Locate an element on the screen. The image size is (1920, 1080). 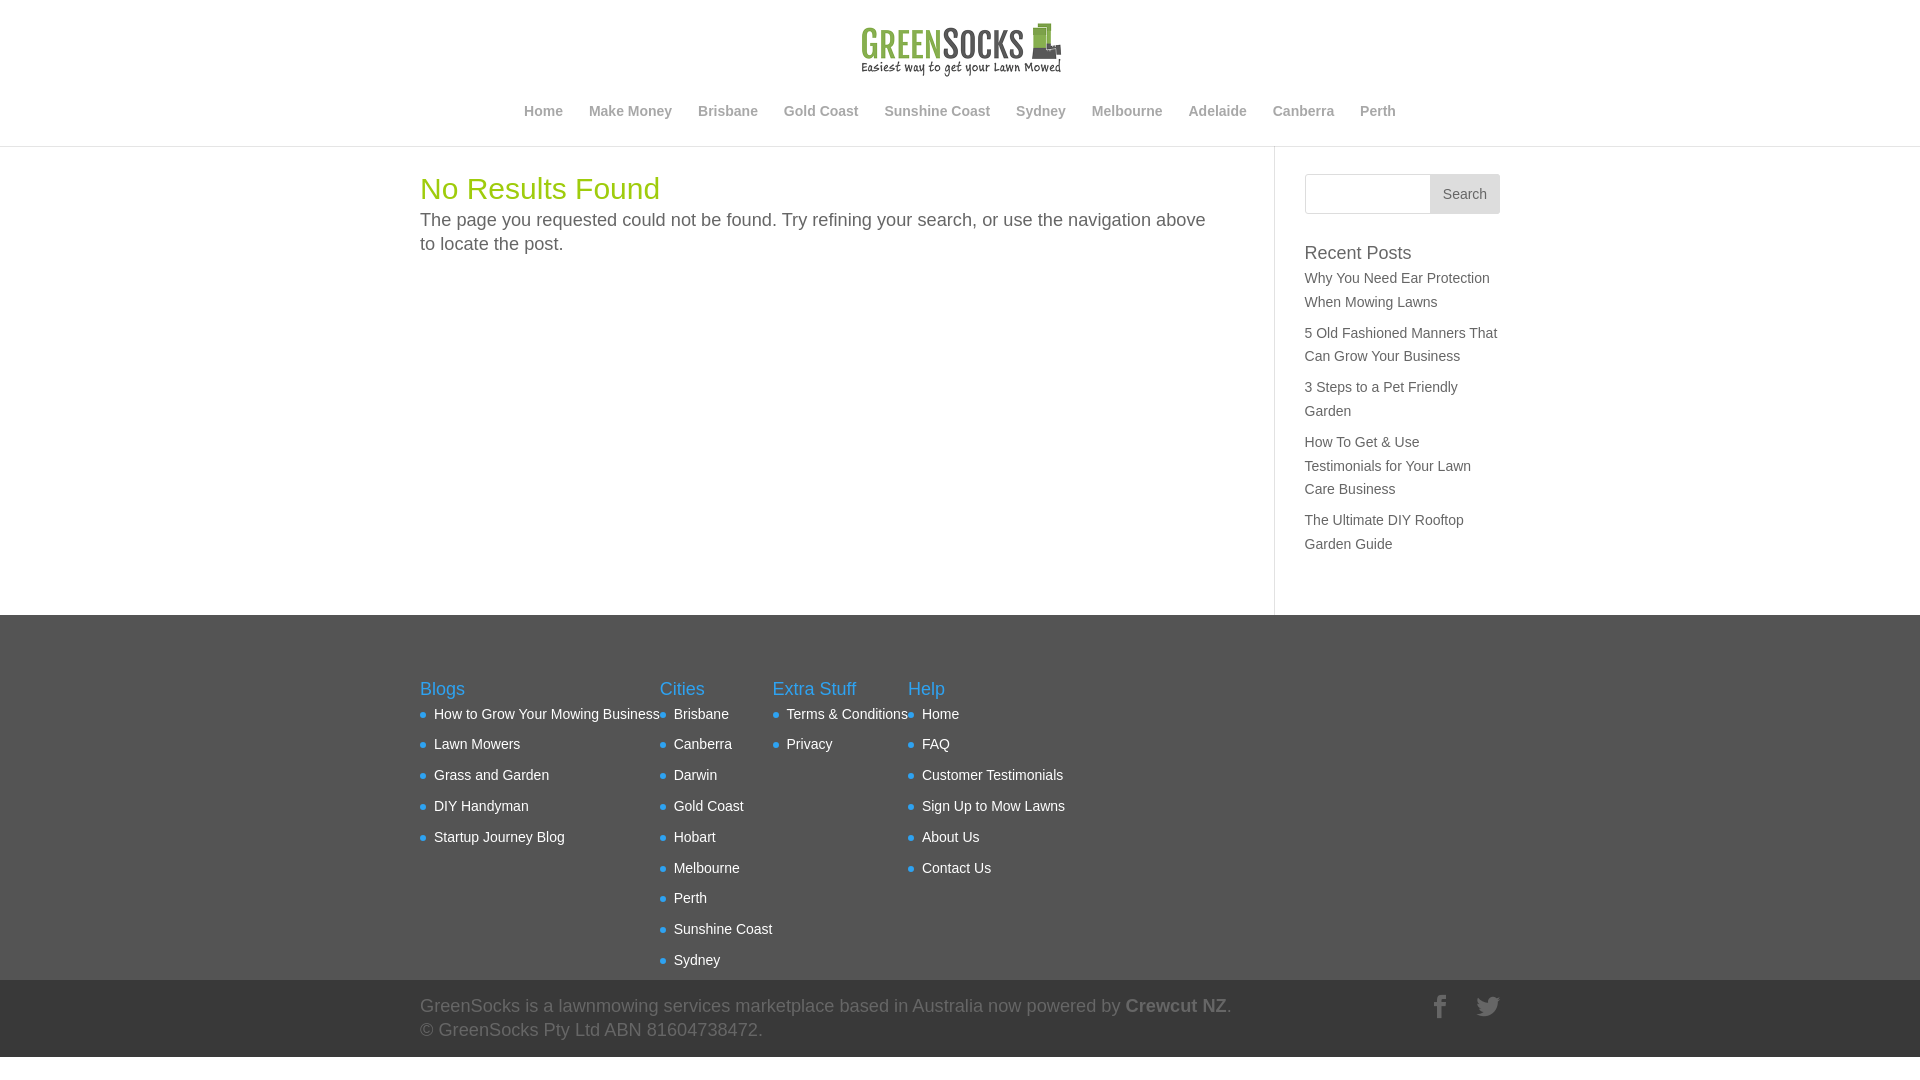
'Sunshine Coast' is located at coordinates (722, 929).